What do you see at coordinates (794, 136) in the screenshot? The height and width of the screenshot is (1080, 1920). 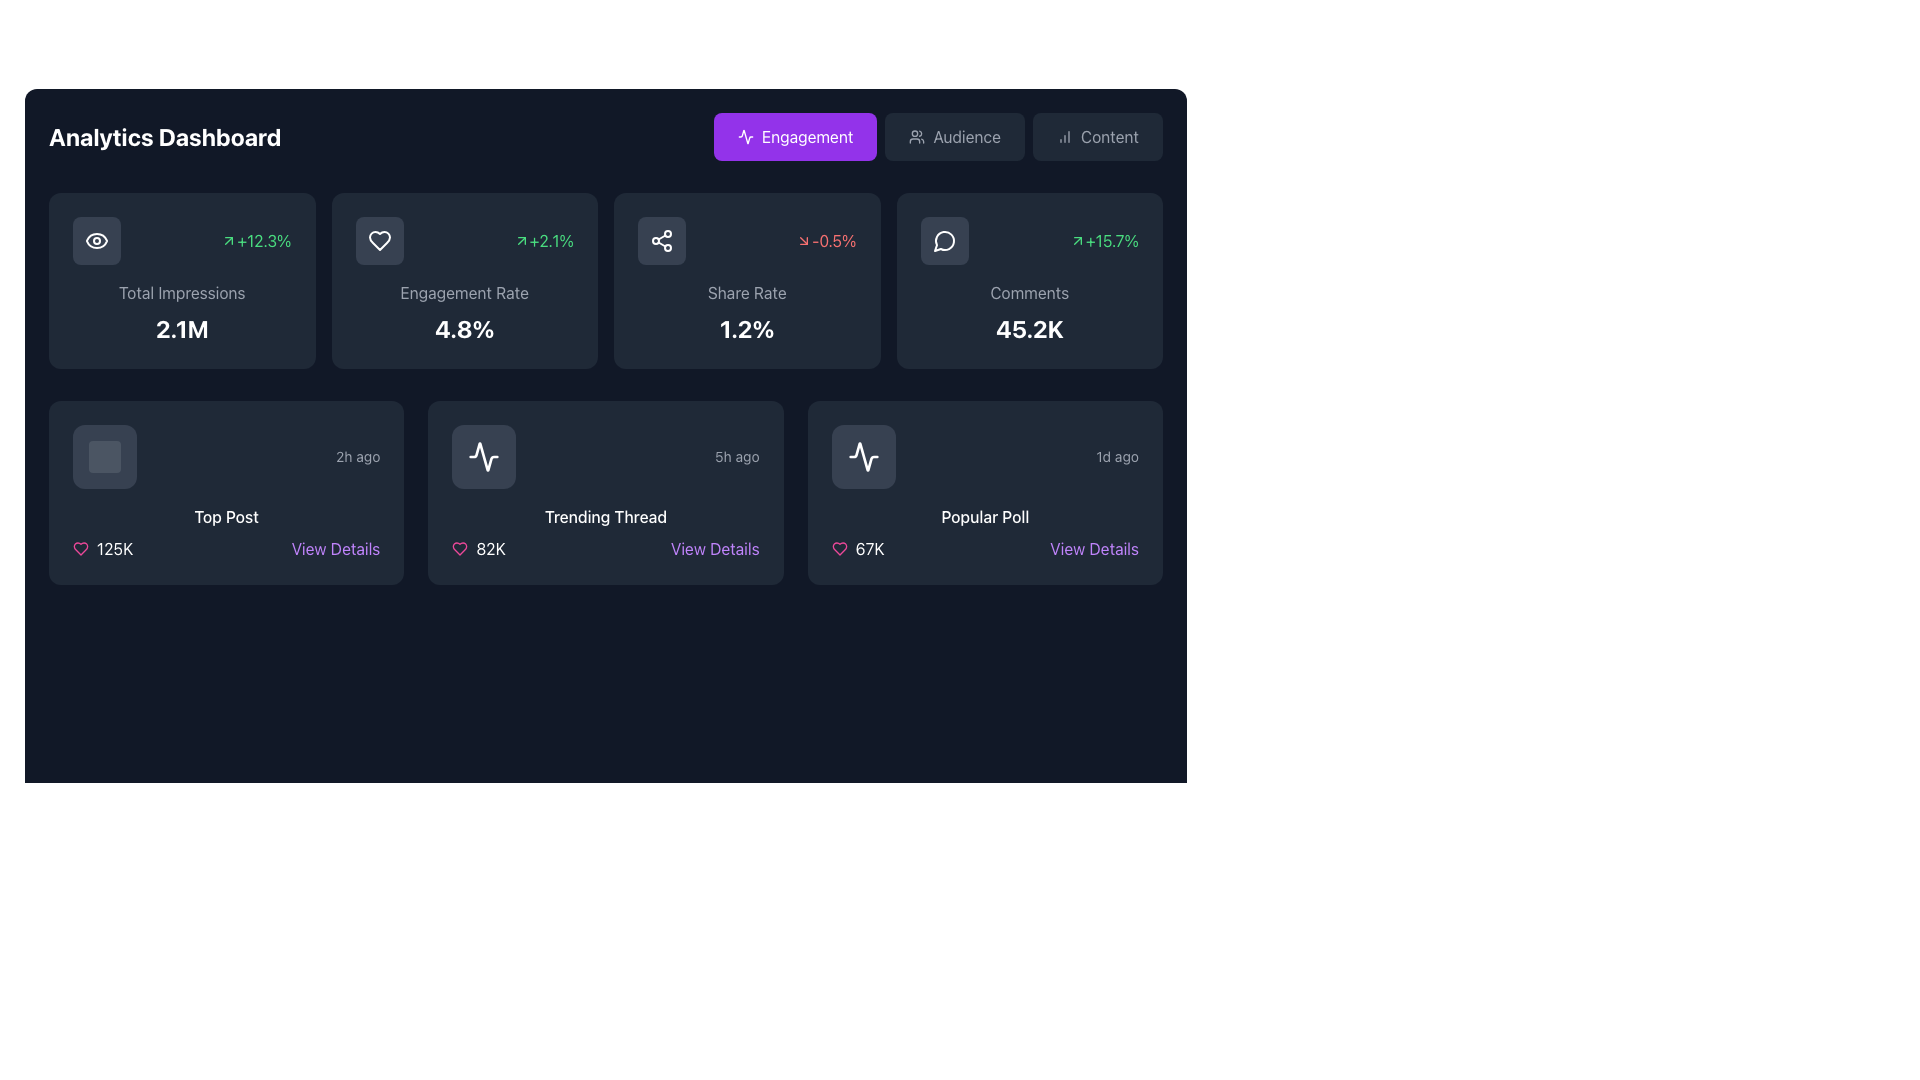 I see `the 'Engagement' button located at the top navigation panel, which is the first button in a row of three buttons labeled 'Engagement', 'Audience', and 'Content', to possibly reveal additional tooltip information` at bounding box center [794, 136].